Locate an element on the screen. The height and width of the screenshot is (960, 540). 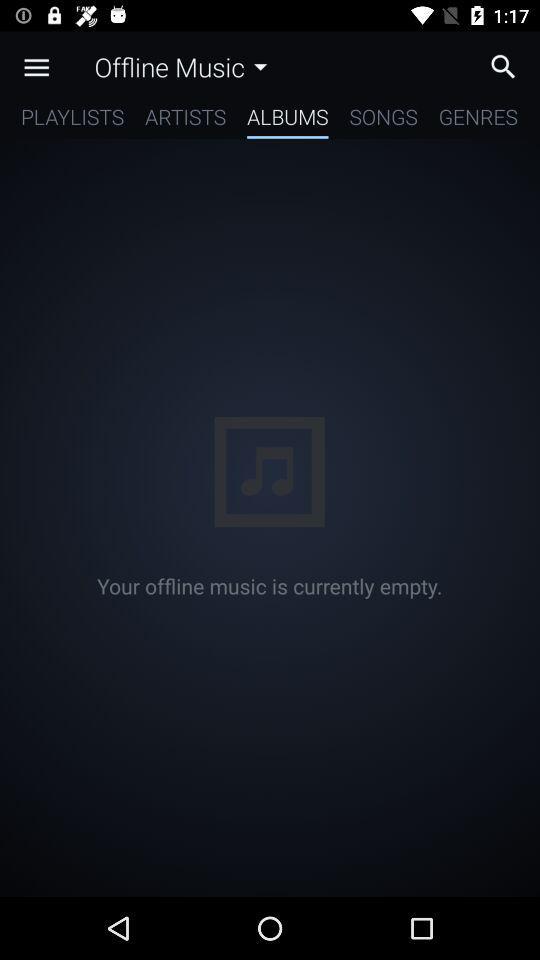
item next to the songs app is located at coordinates (286, 120).